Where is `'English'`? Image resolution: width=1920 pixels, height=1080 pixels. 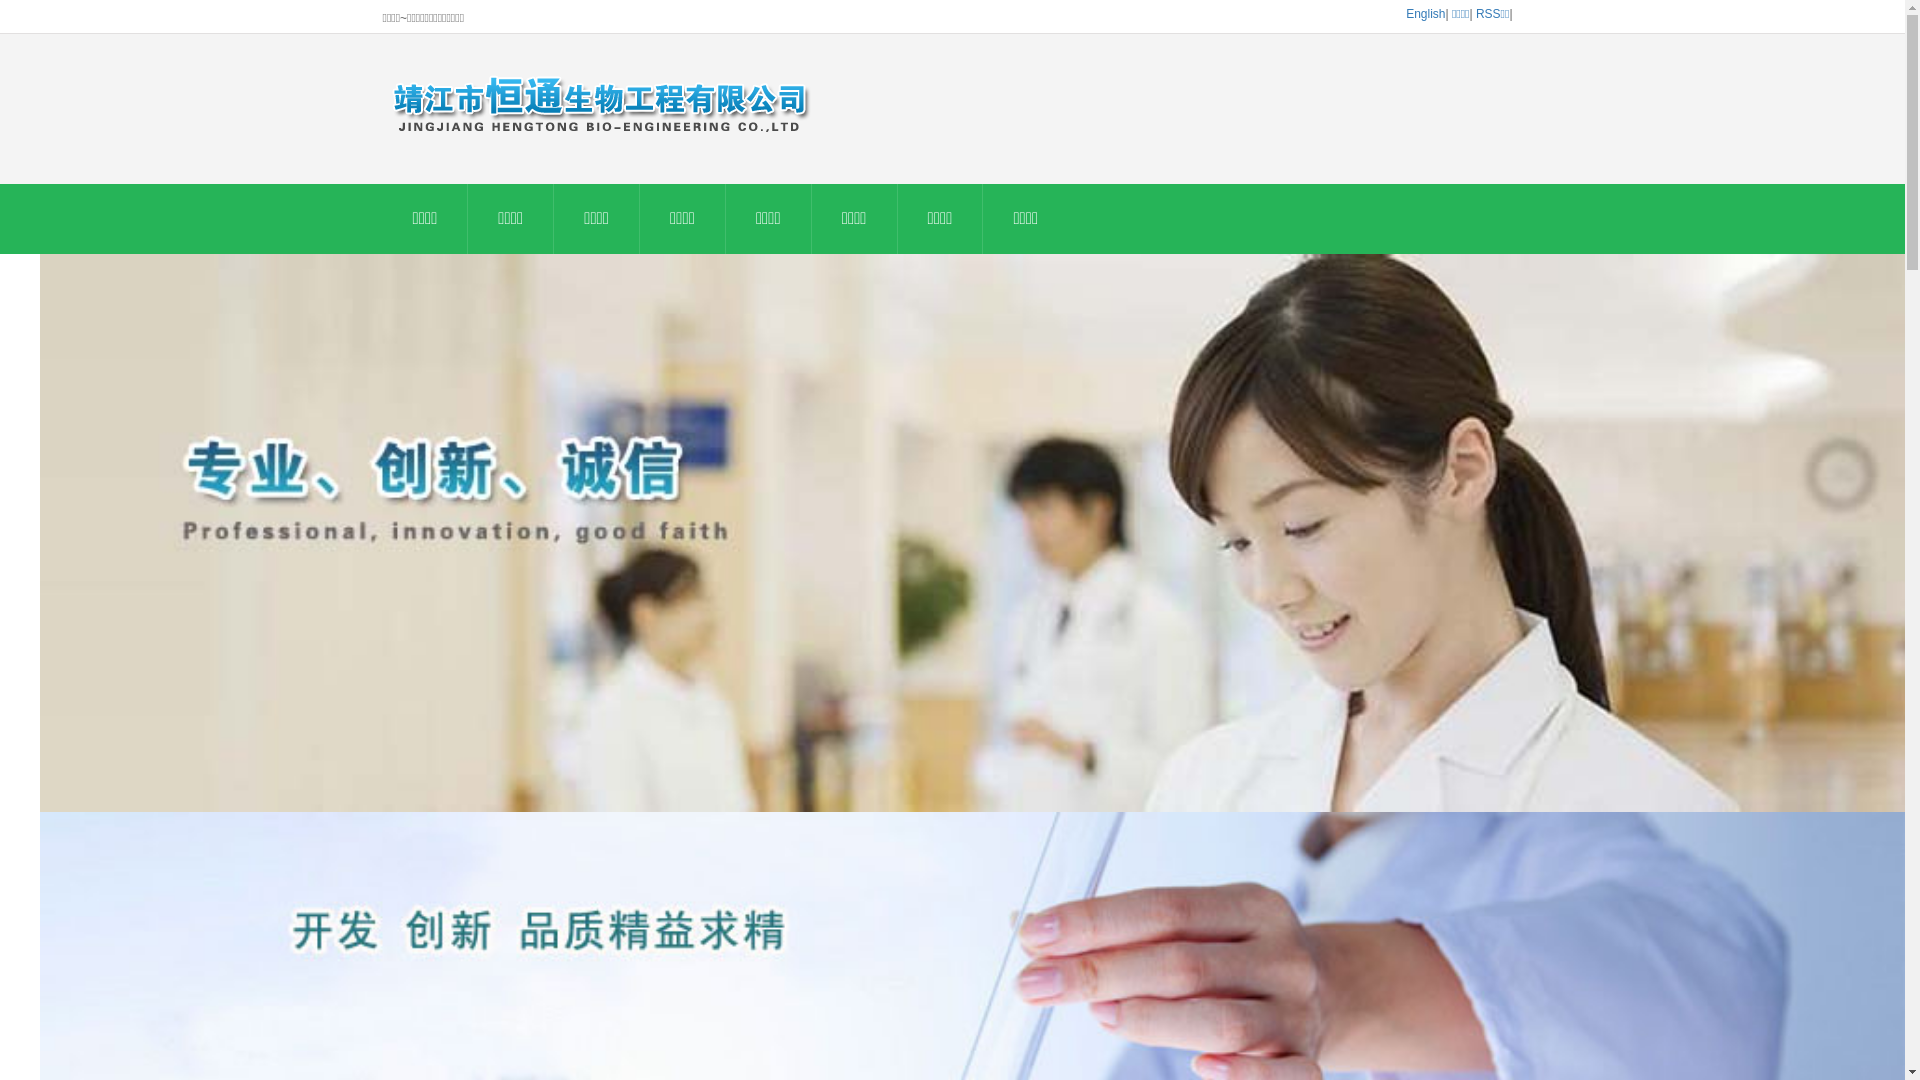 'English' is located at coordinates (1424, 14).